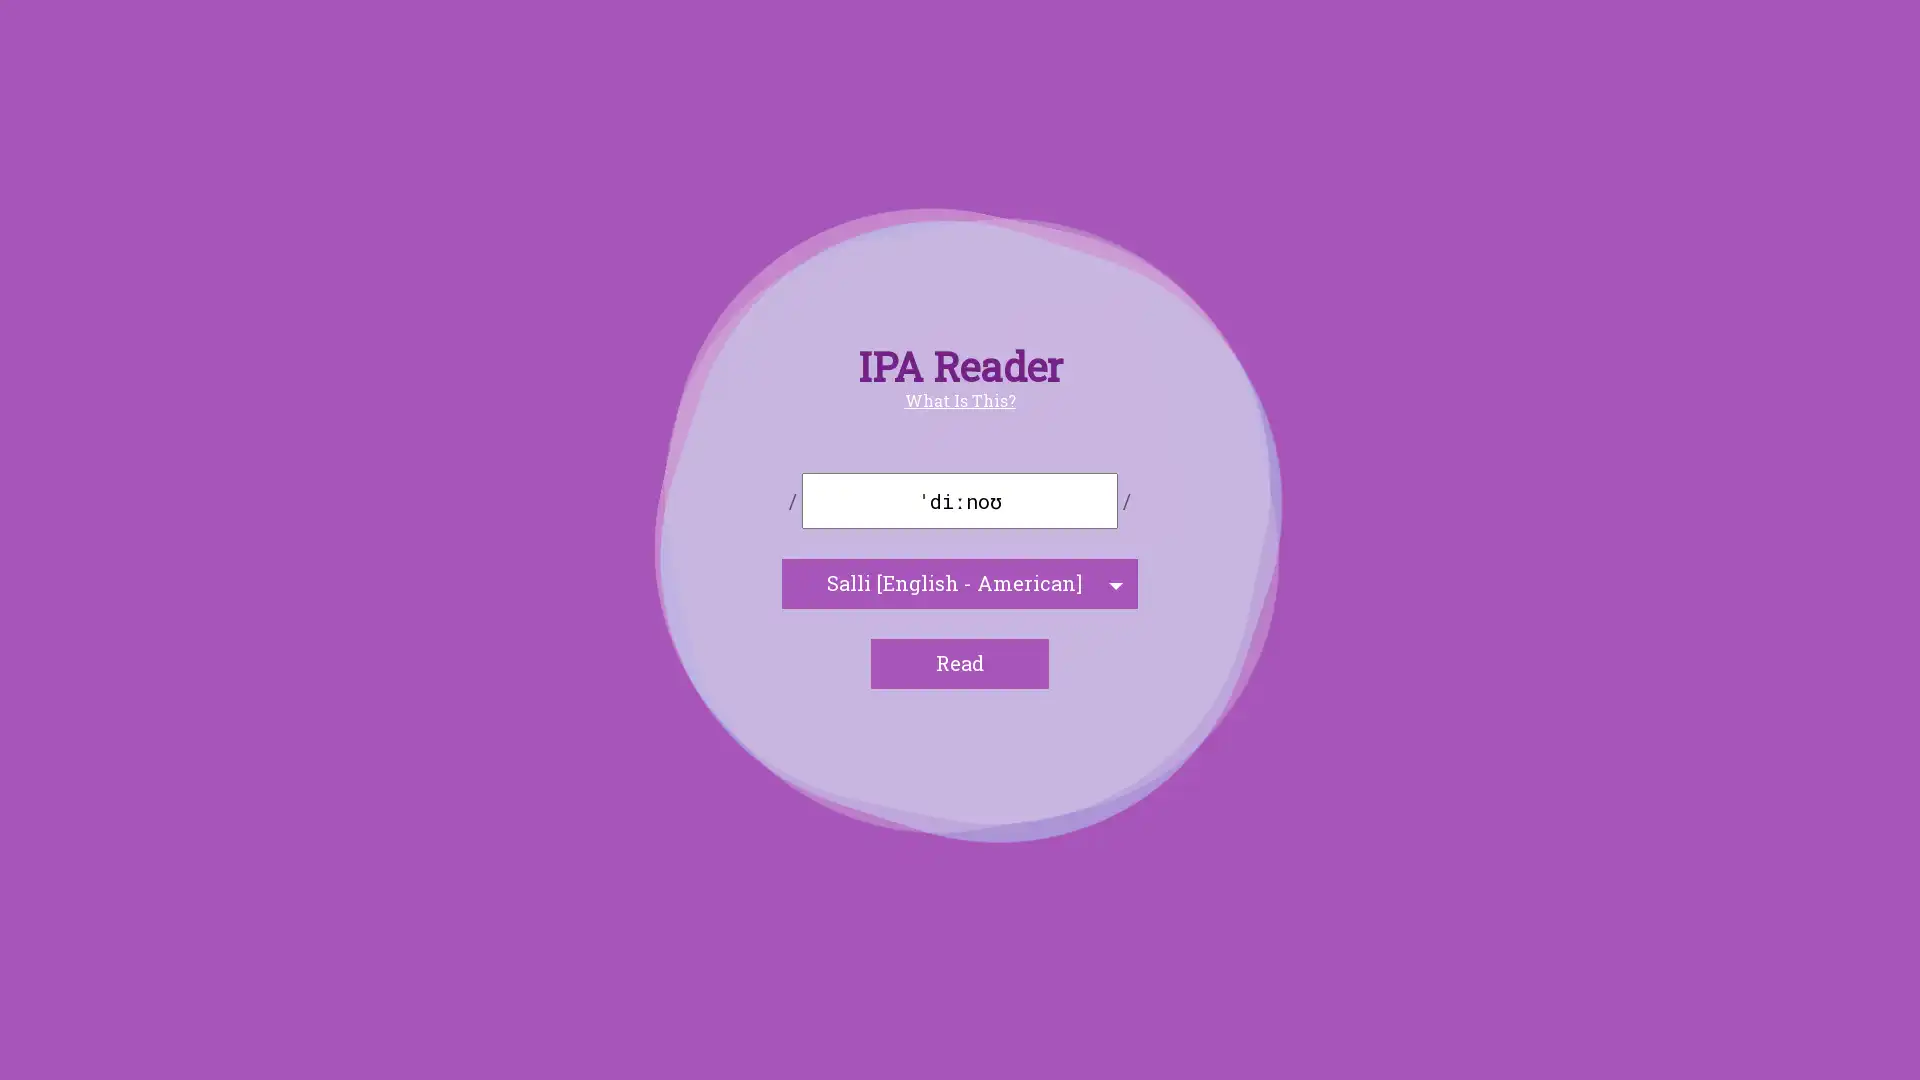  What do you see at coordinates (960, 663) in the screenshot?
I see `Read` at bounding box center [960, 663].